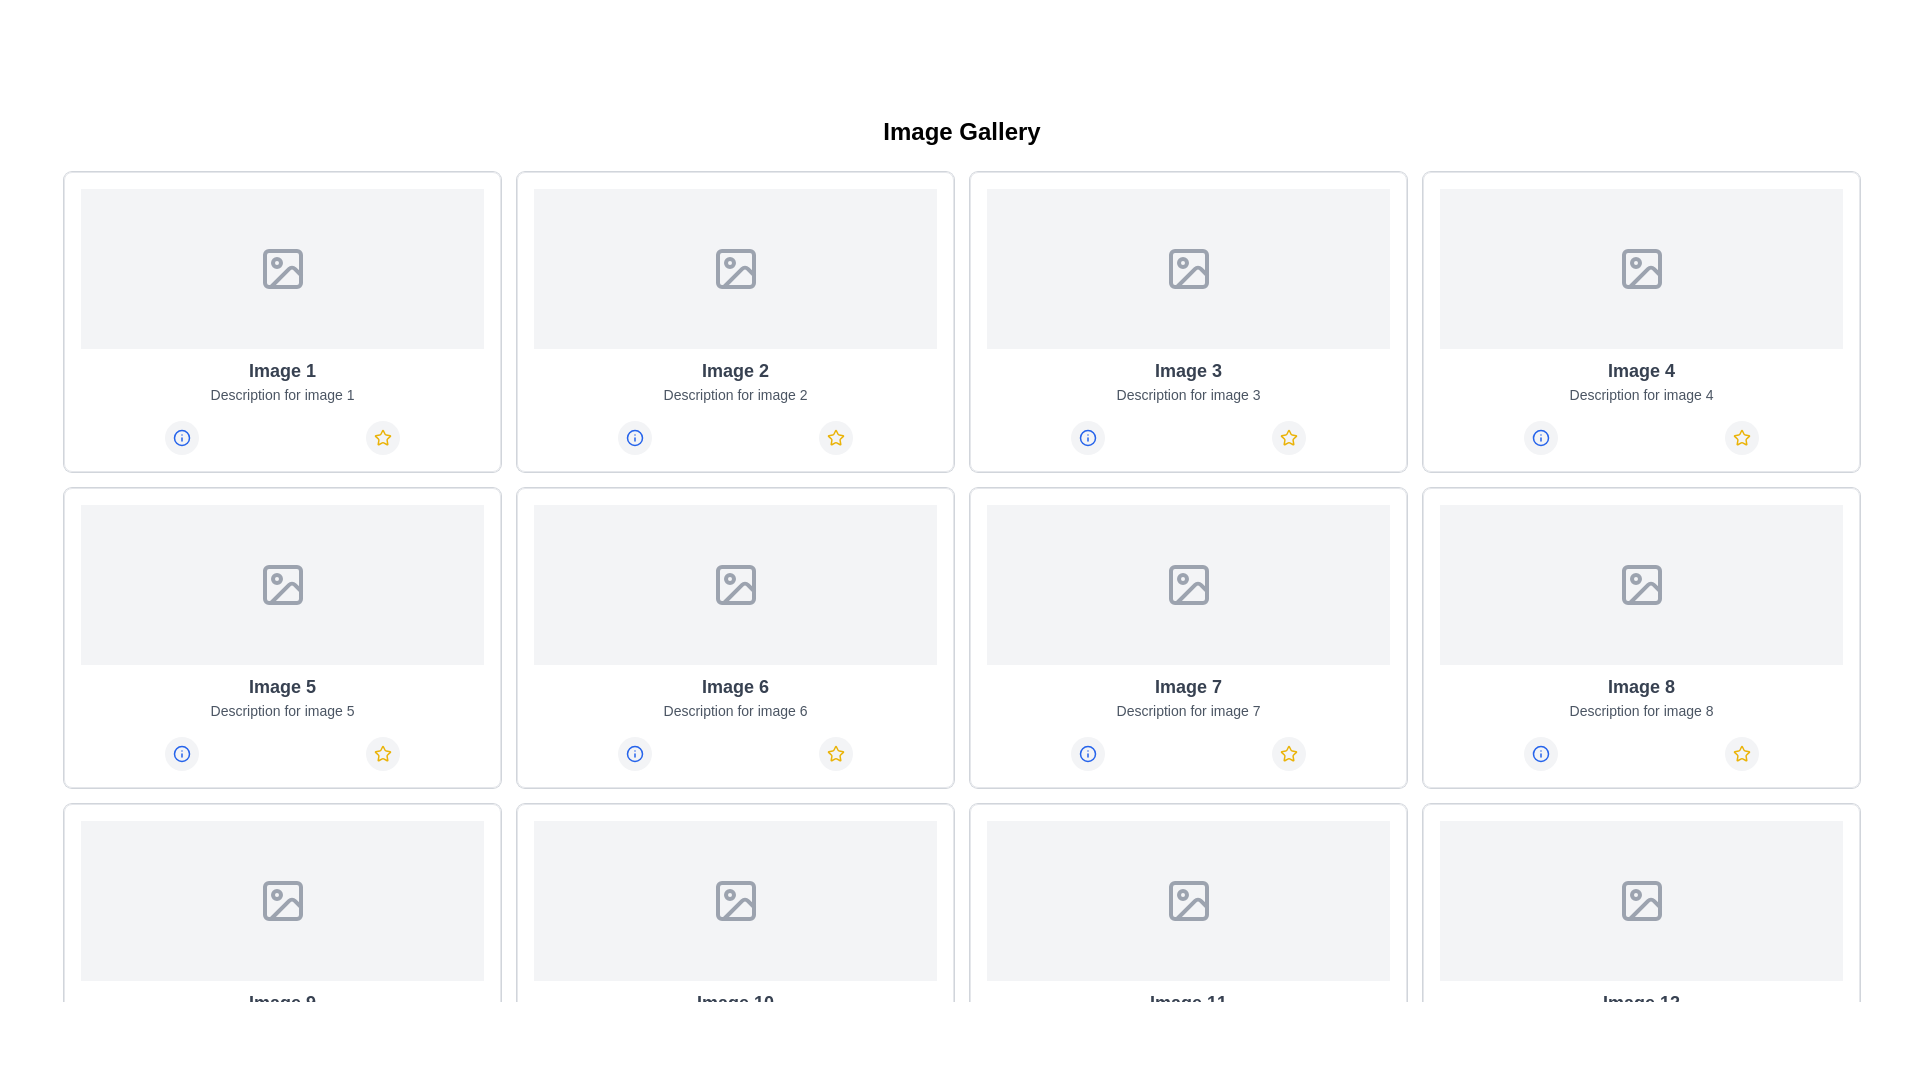  Describe the element at coordinates (734, 394) in the screenshot. I see `the text paragraph styled with a small font and gray color, located directly below the title 'Image 2', which contains the text 'Description for image 2'` at that location.